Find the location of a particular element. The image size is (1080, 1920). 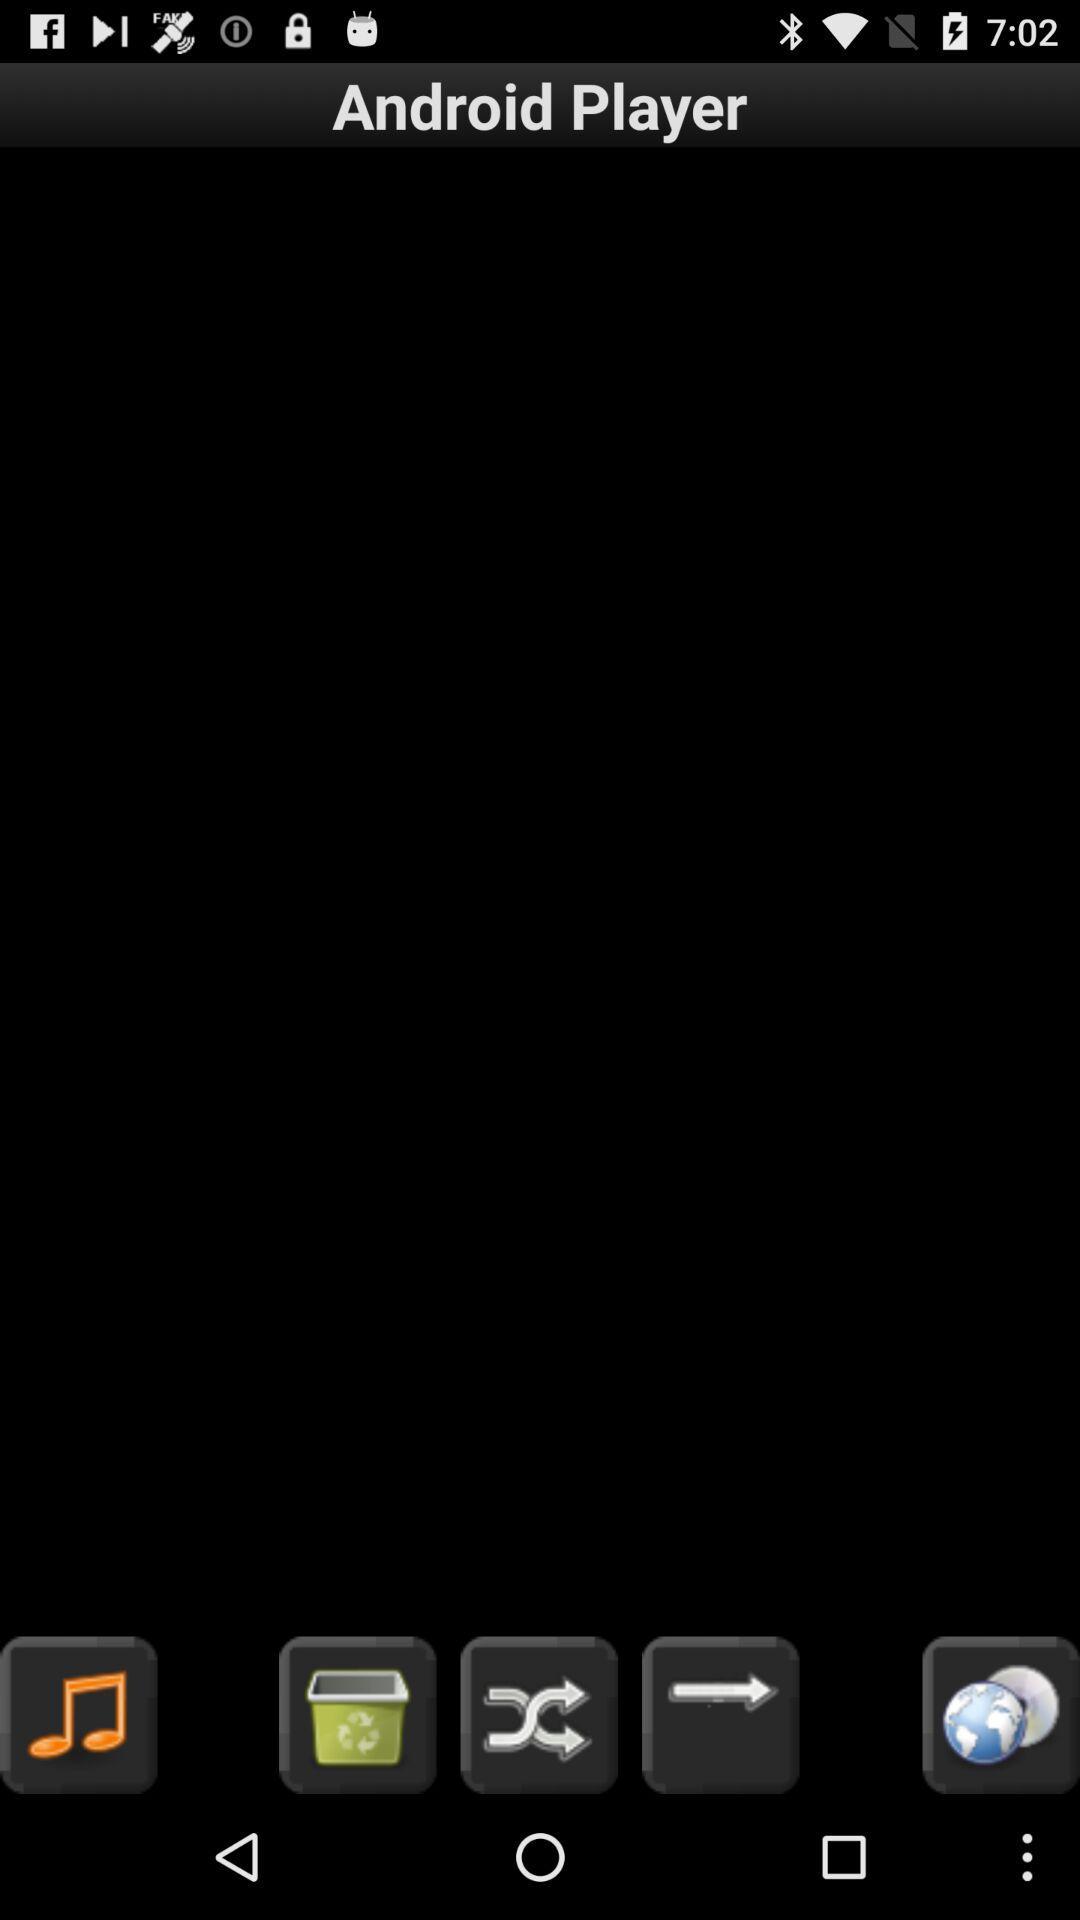

the item at the center is located at coordinates (540, 890).